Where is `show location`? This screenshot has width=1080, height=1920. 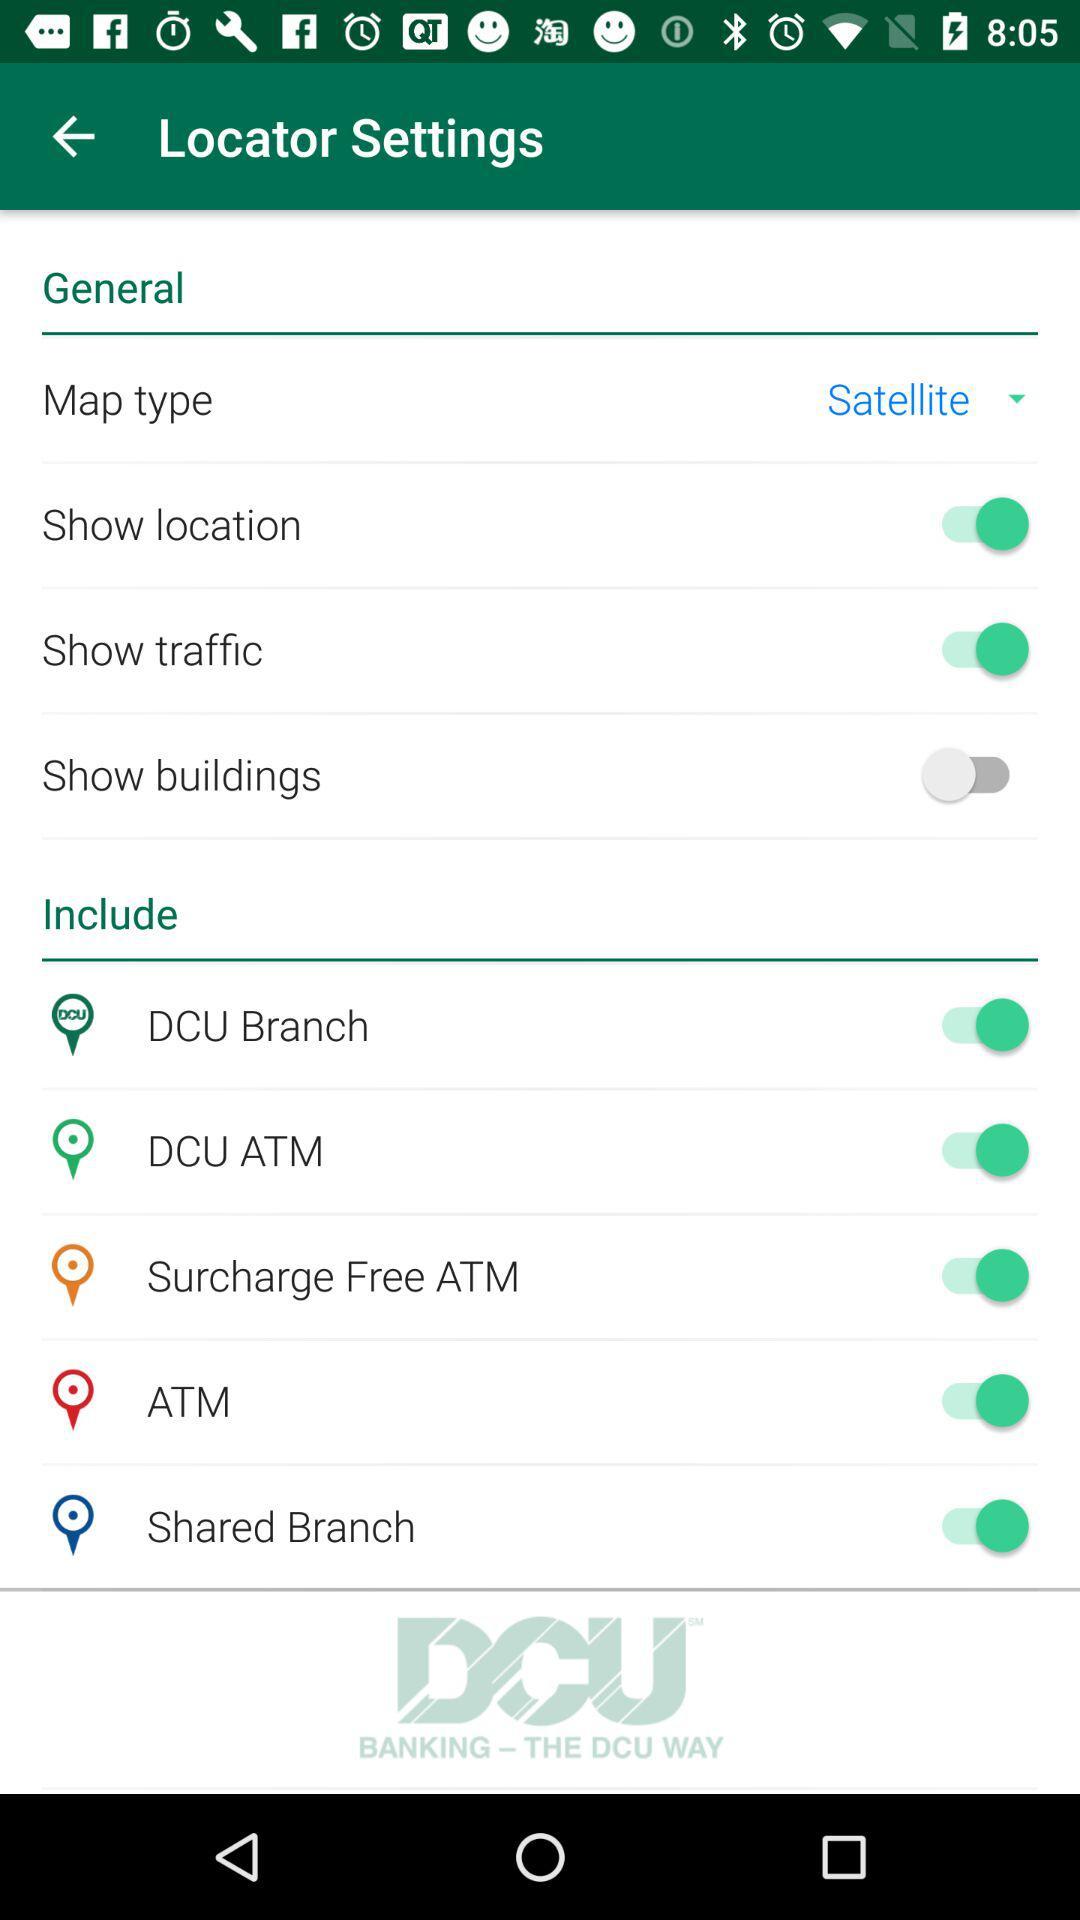 show location is located at coordinates (974, 523).